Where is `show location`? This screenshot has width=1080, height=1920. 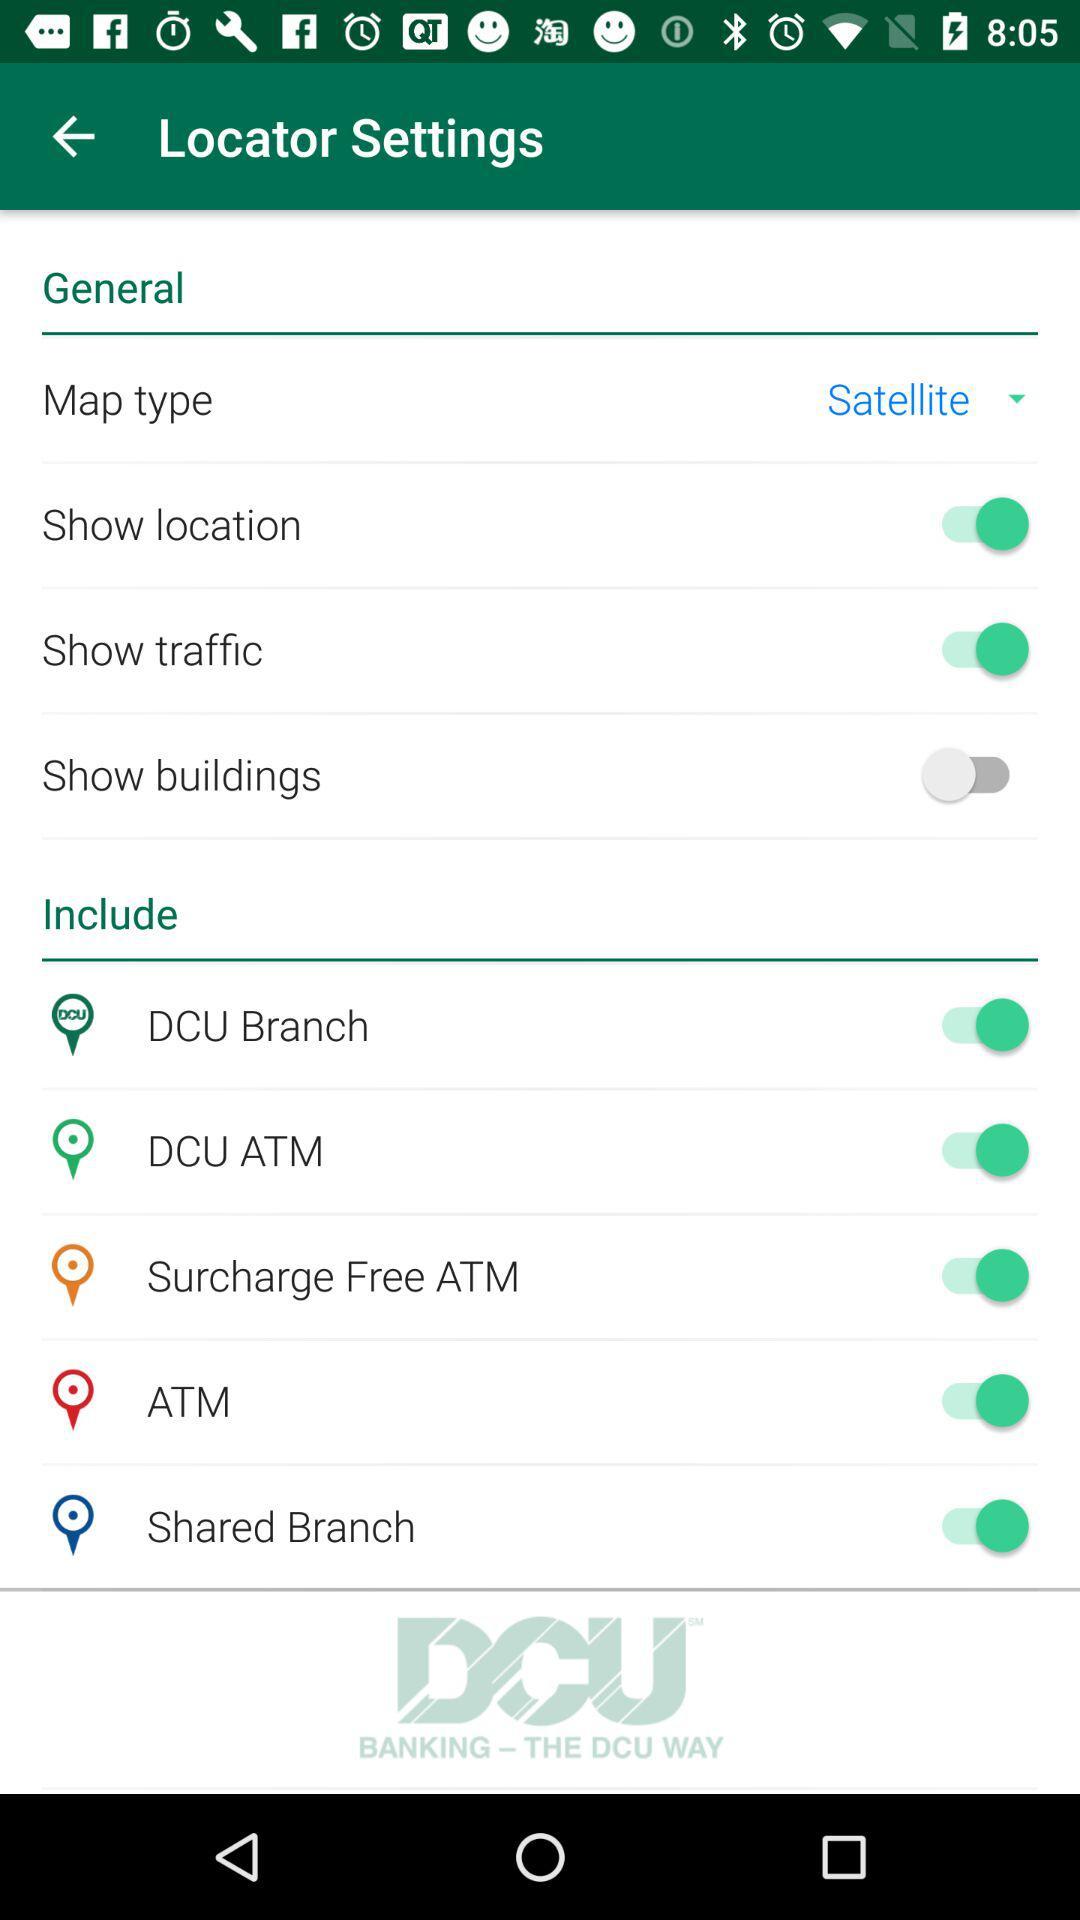 show location is located at coordinates (974, 523).